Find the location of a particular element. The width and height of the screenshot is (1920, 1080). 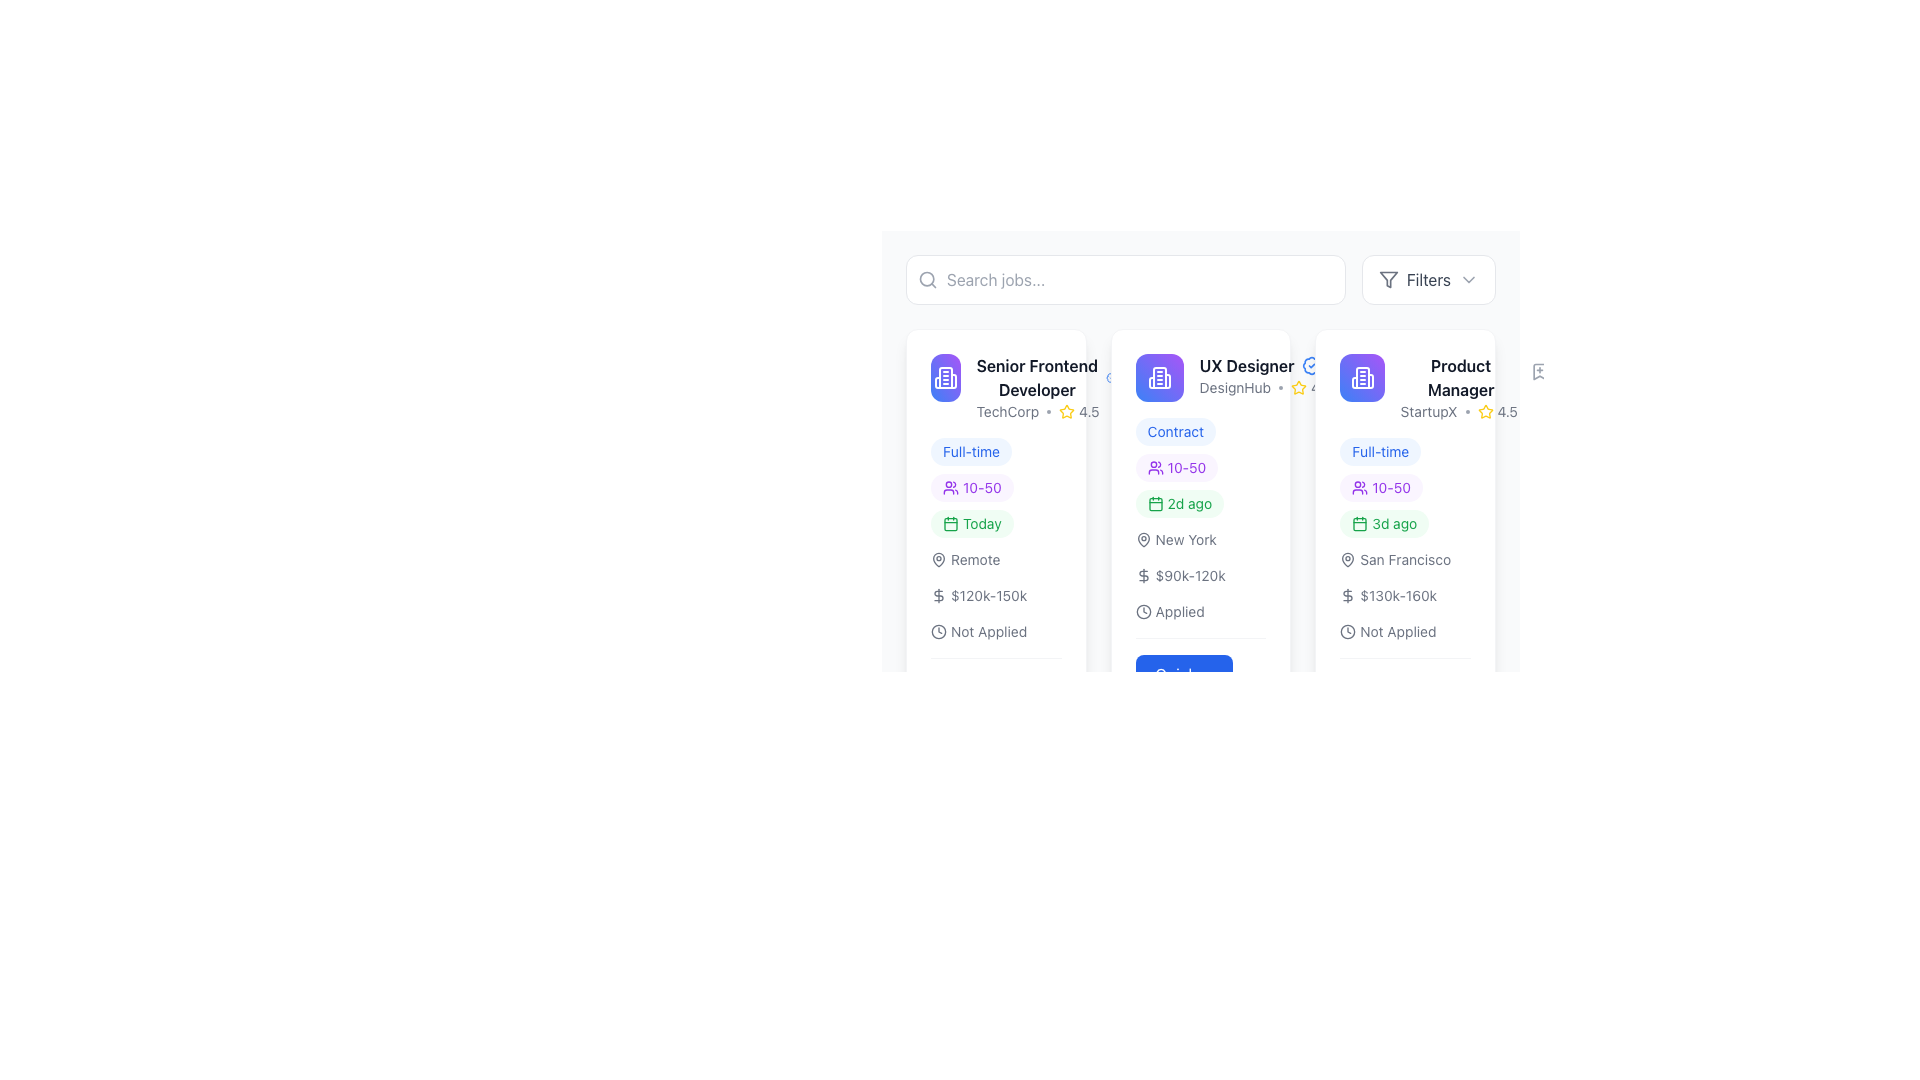

the job title text label located in the first column of job cards, positioned below the business icon is located at coordinates (1037, 378).